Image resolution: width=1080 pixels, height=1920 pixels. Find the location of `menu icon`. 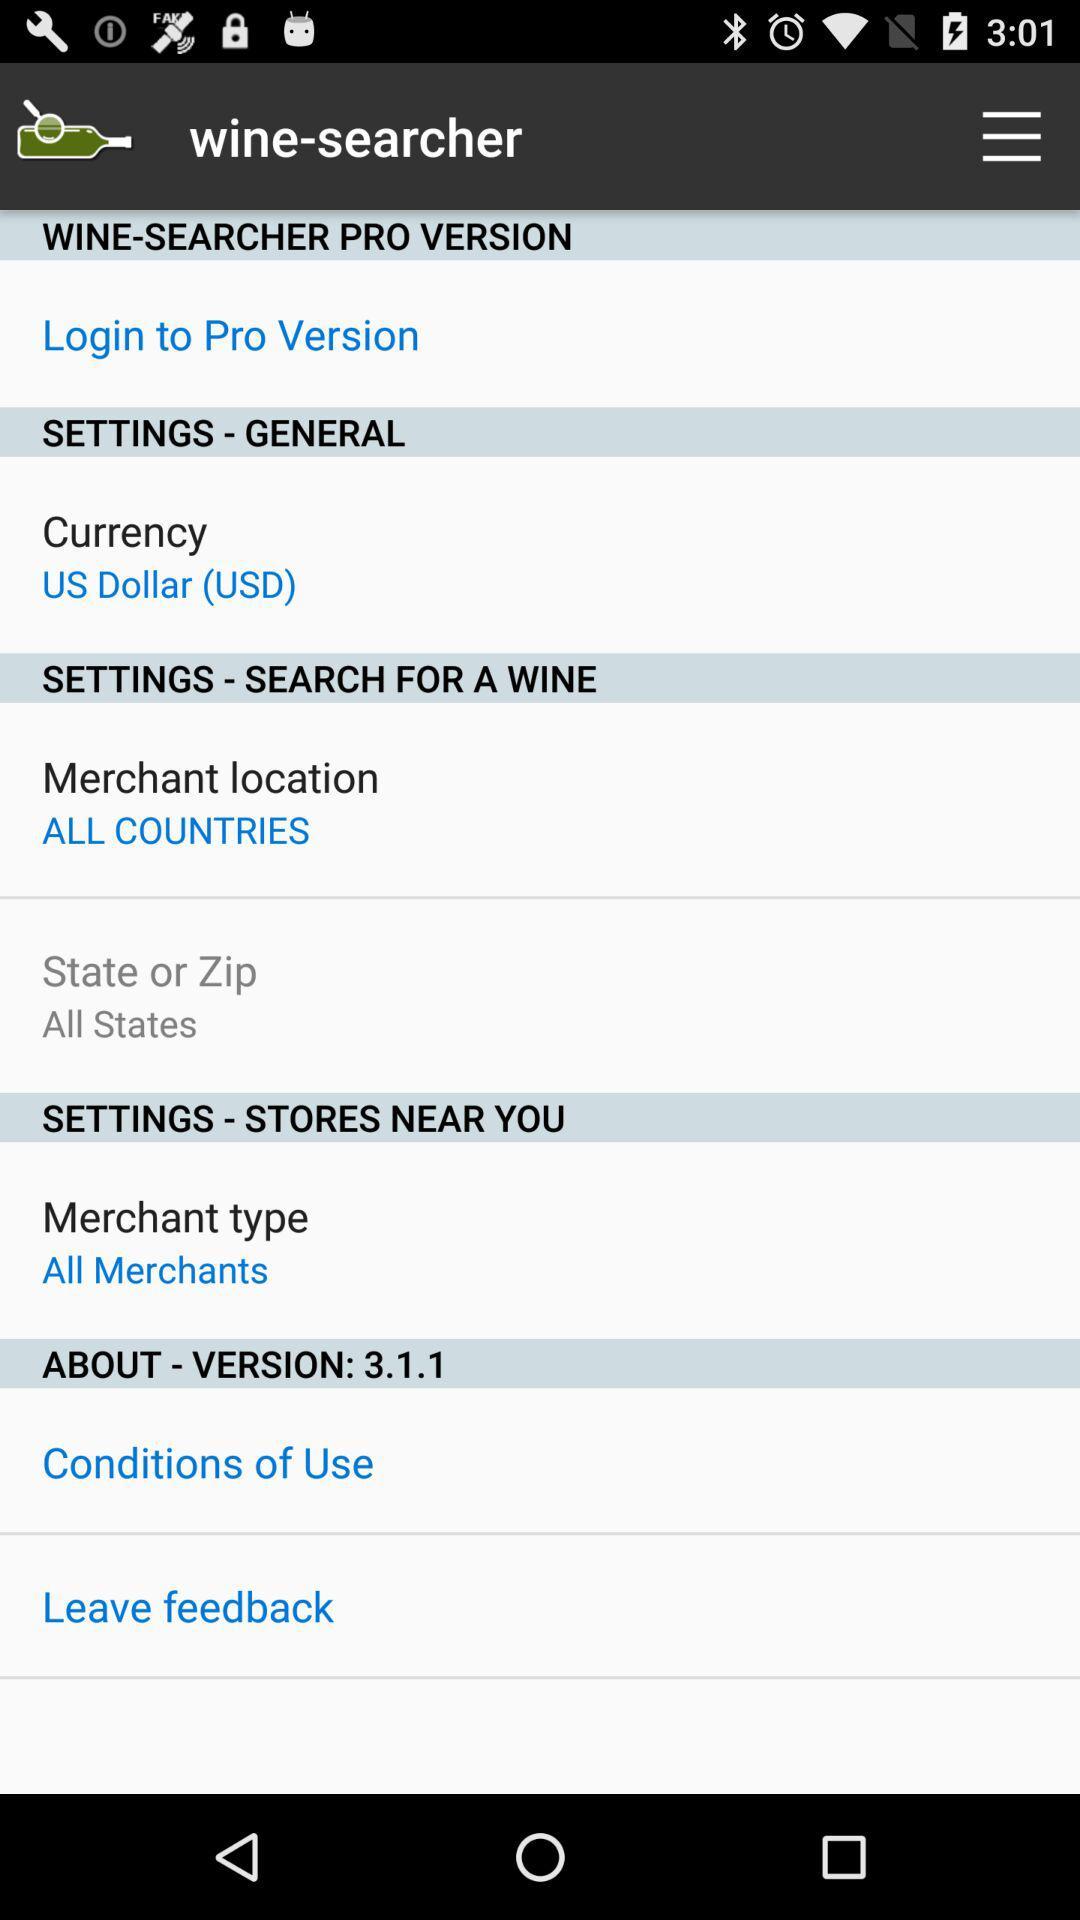

menu icon is located at coordinates (1017, 136).